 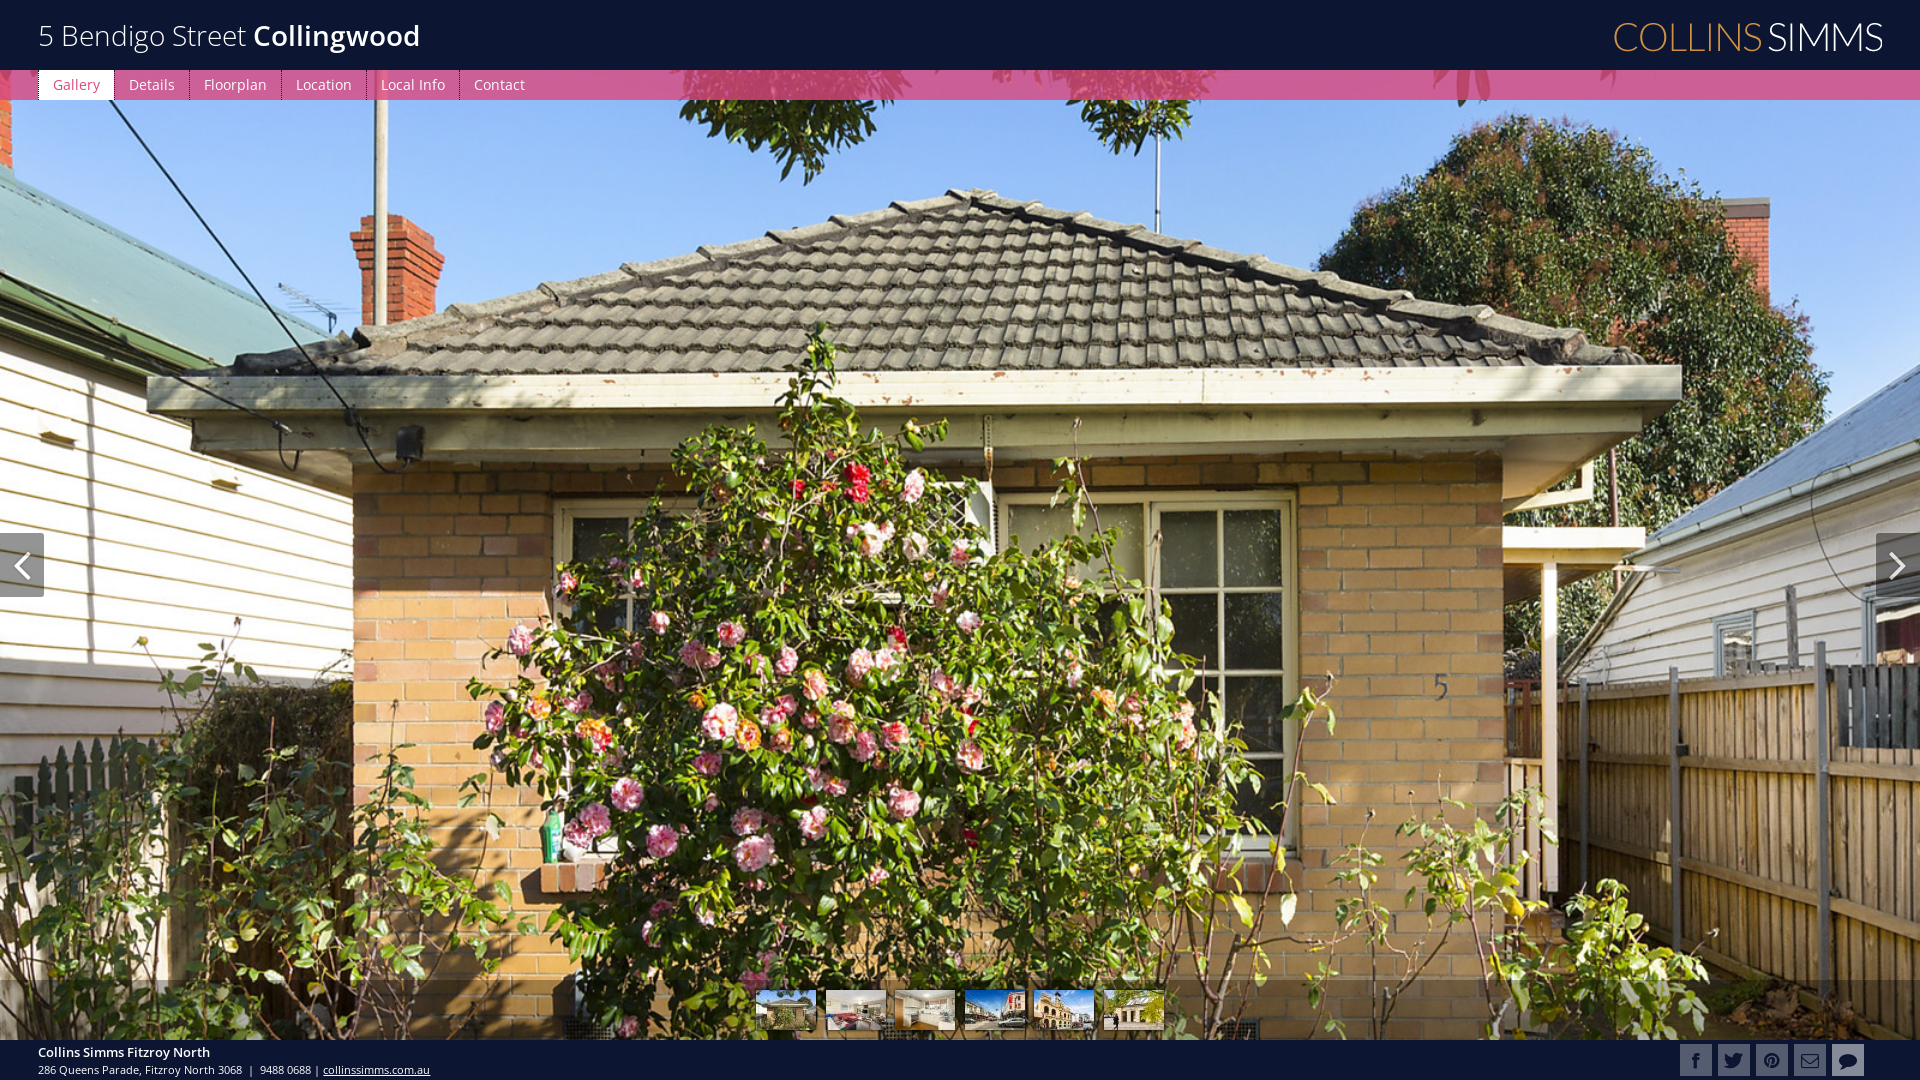 What do you see at coordinates (150, 83) in the screenshot?
I see `'Details'` at bounding box center [150, 83].